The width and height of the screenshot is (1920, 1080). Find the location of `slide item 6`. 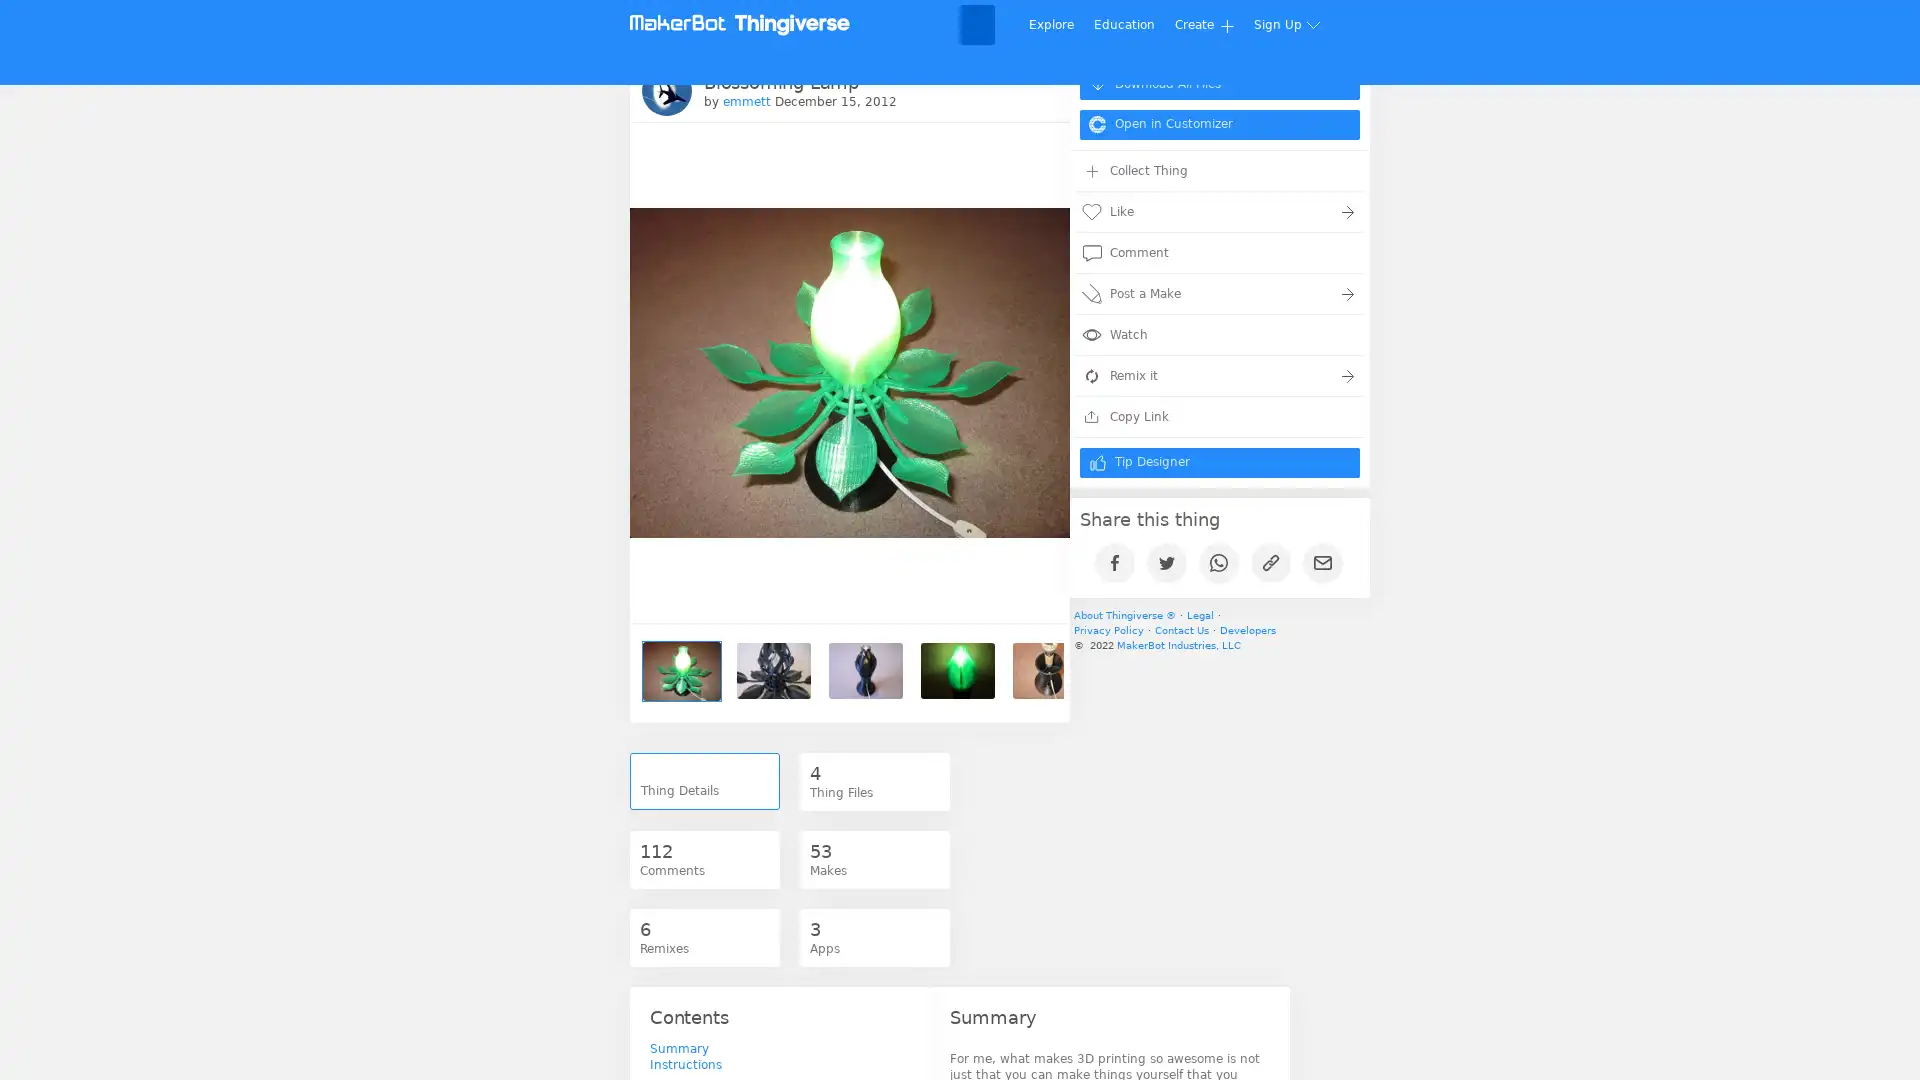

slide item 6 is located at coordinates (1142, 670).